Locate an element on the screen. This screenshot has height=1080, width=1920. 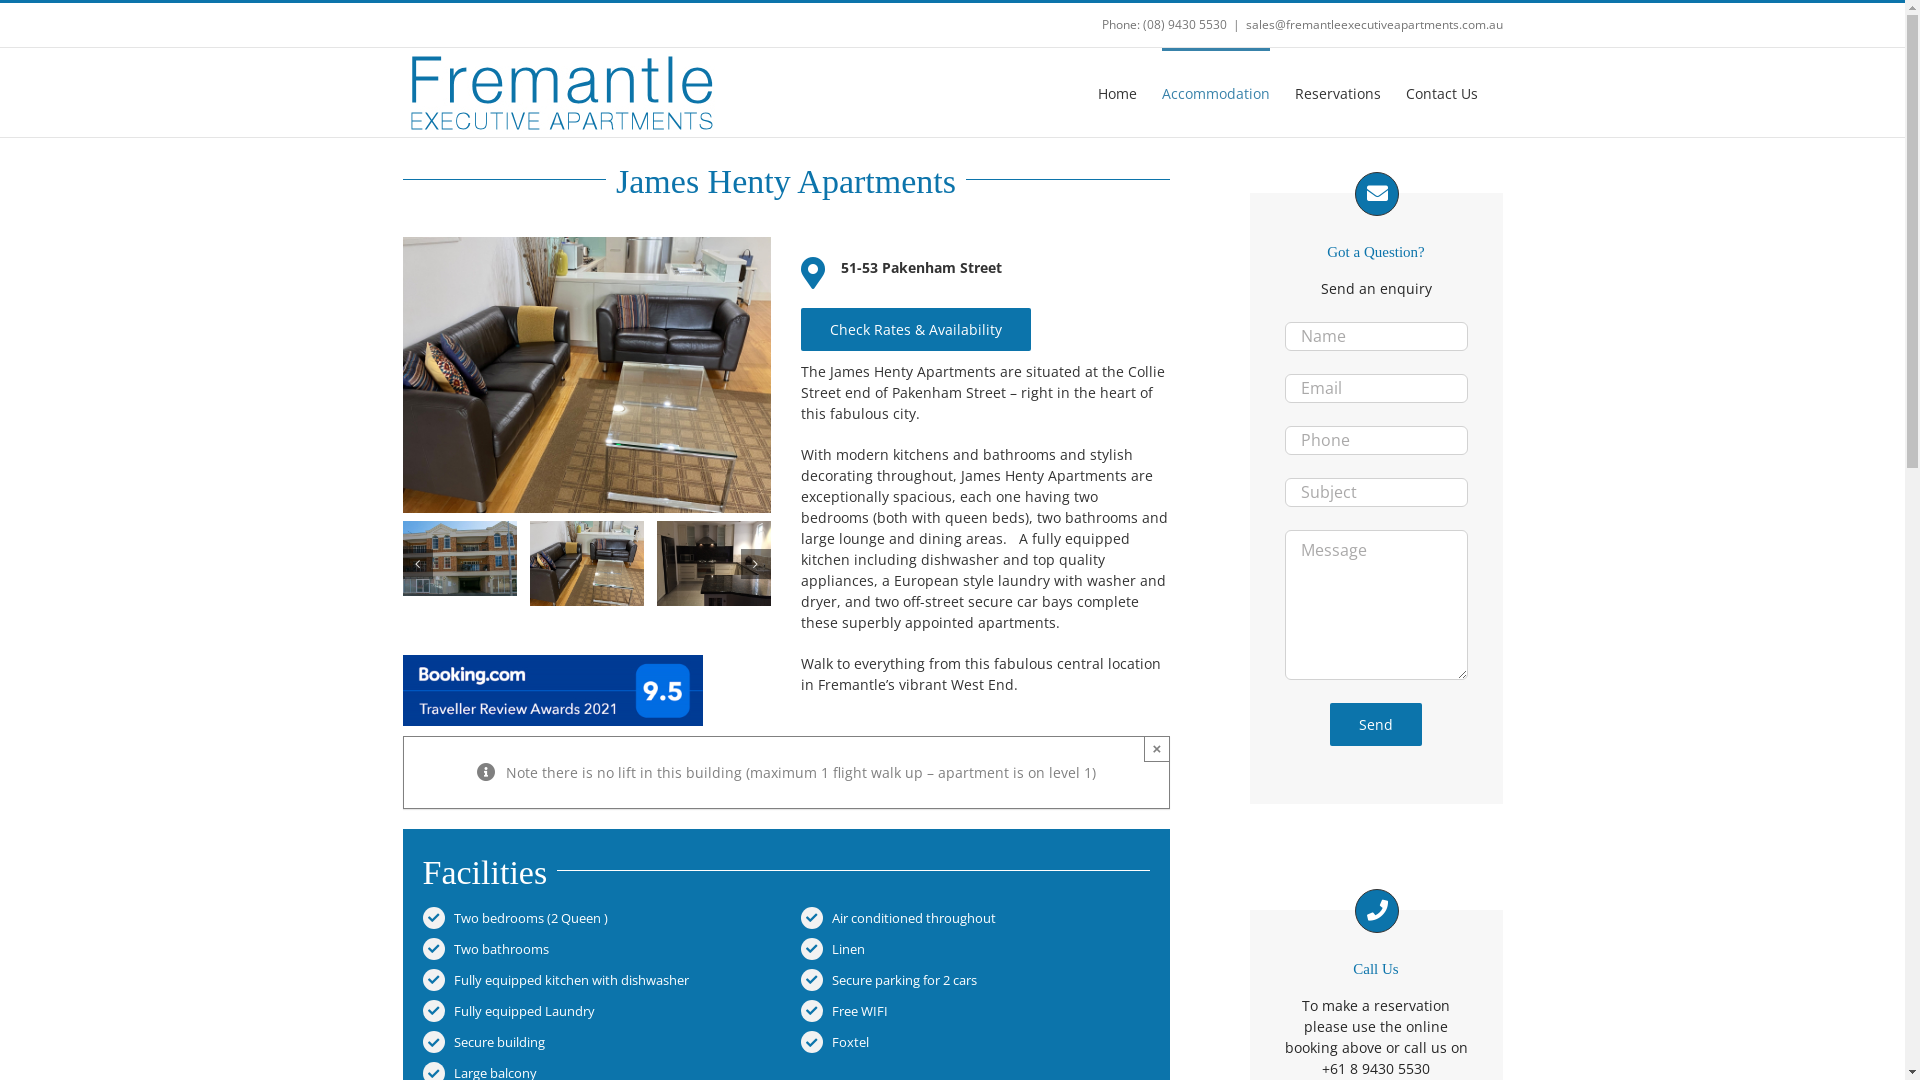
'Home' is located at coordinates (1116, 92).